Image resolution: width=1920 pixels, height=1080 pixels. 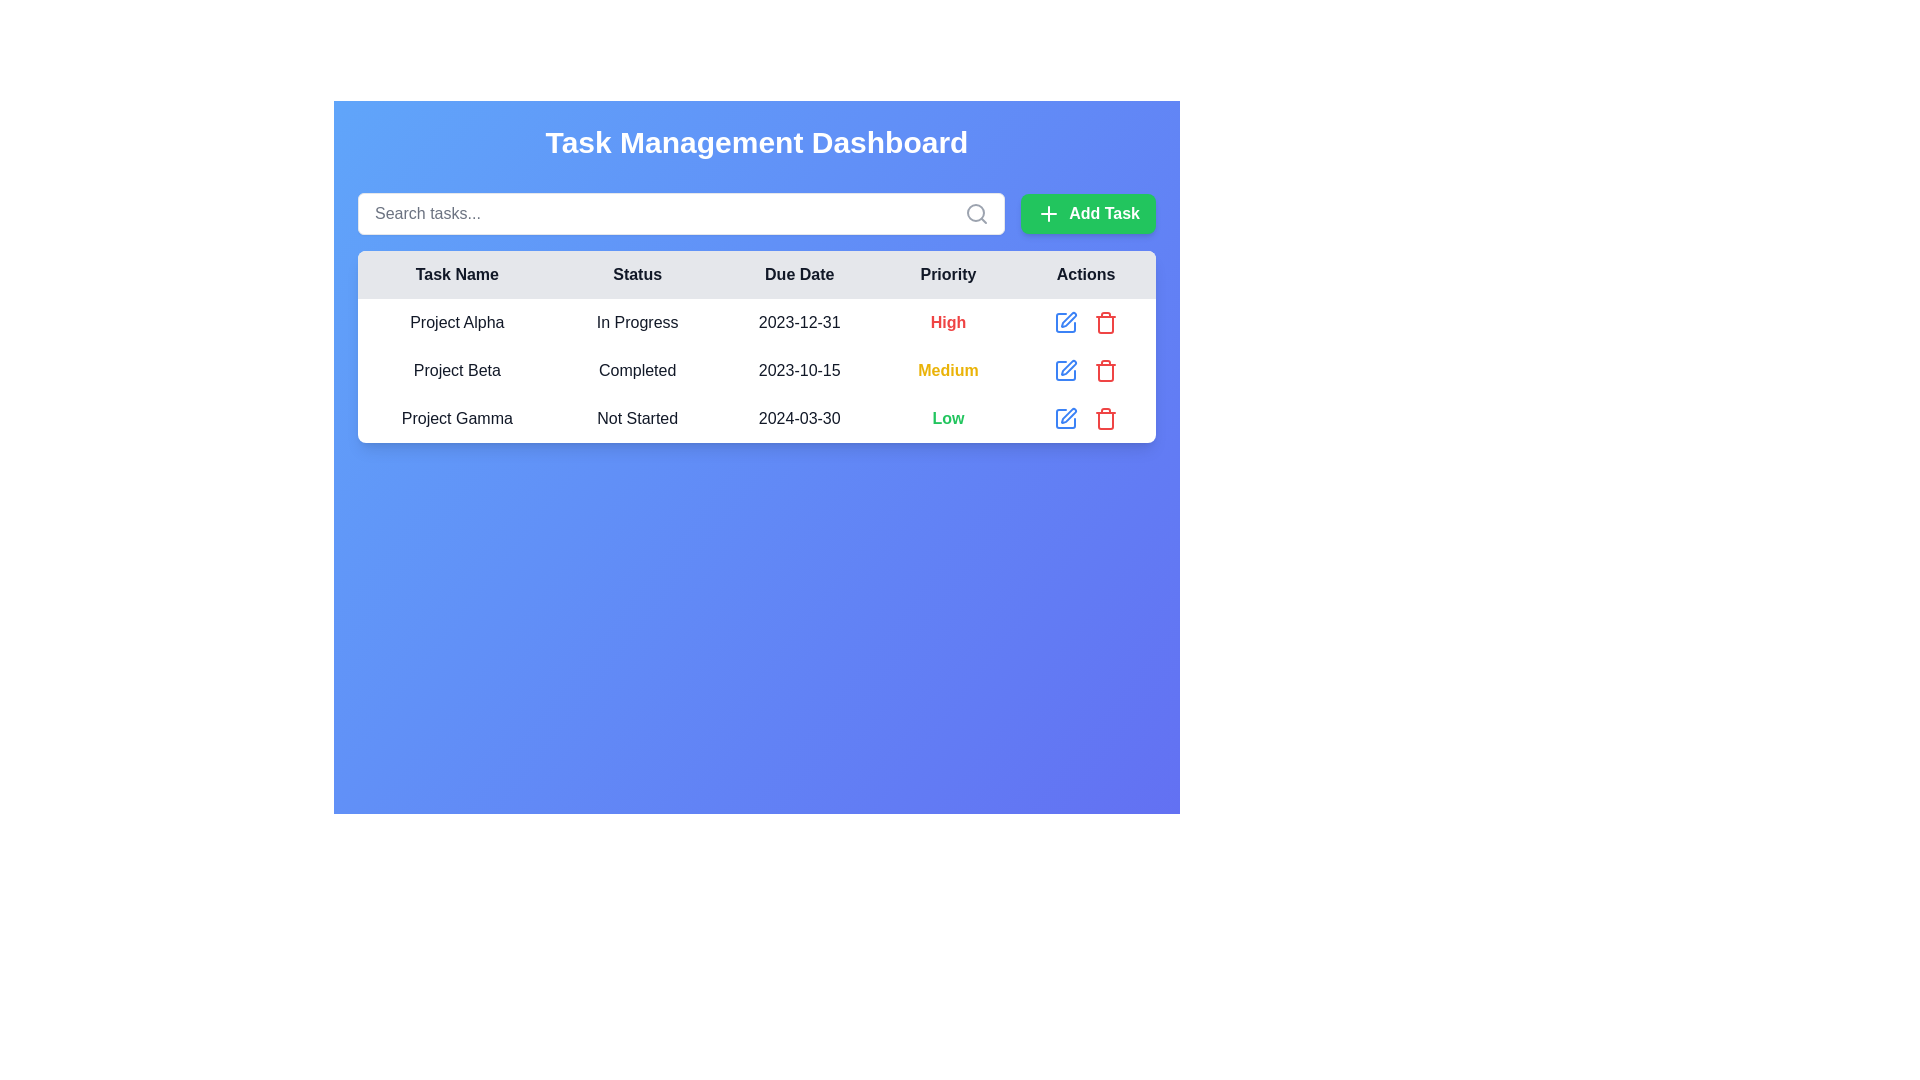 I want to click on the entire trash icon in the last row of the Actions column to perform the delete action, so click(x=1105, y=323).